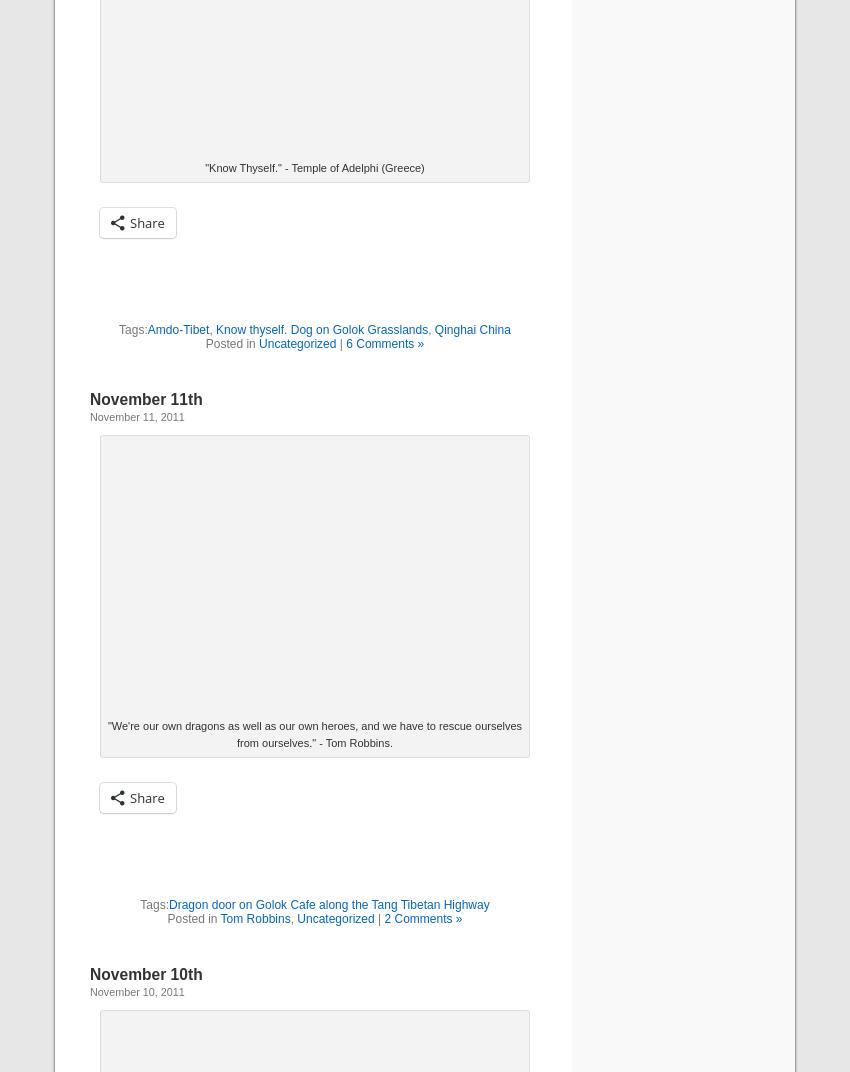  Describe the element at coordinates (137, 415) in the screenshot. I see `'November 11, 2011'` at that location.